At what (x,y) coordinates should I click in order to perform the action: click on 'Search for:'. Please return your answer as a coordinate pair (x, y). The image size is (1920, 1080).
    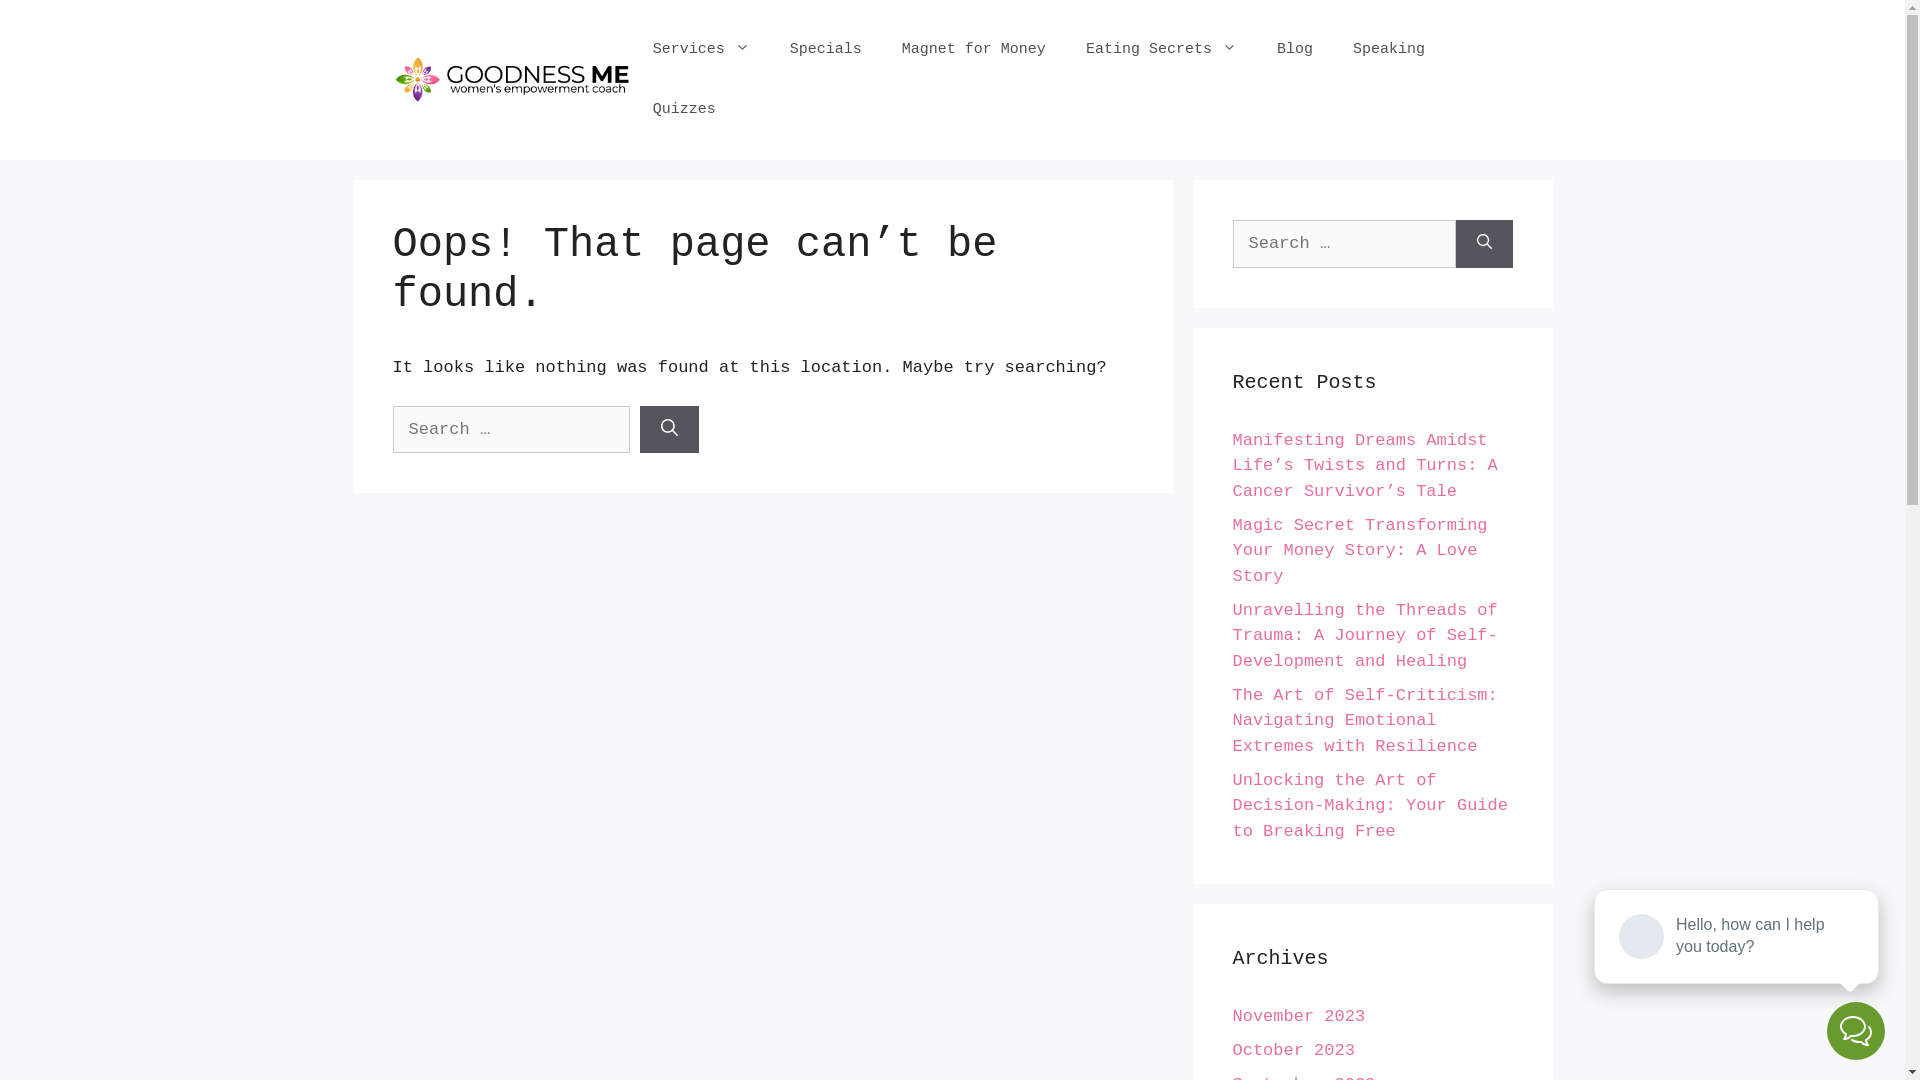
    Looking at the image, I should click on (510, 428).